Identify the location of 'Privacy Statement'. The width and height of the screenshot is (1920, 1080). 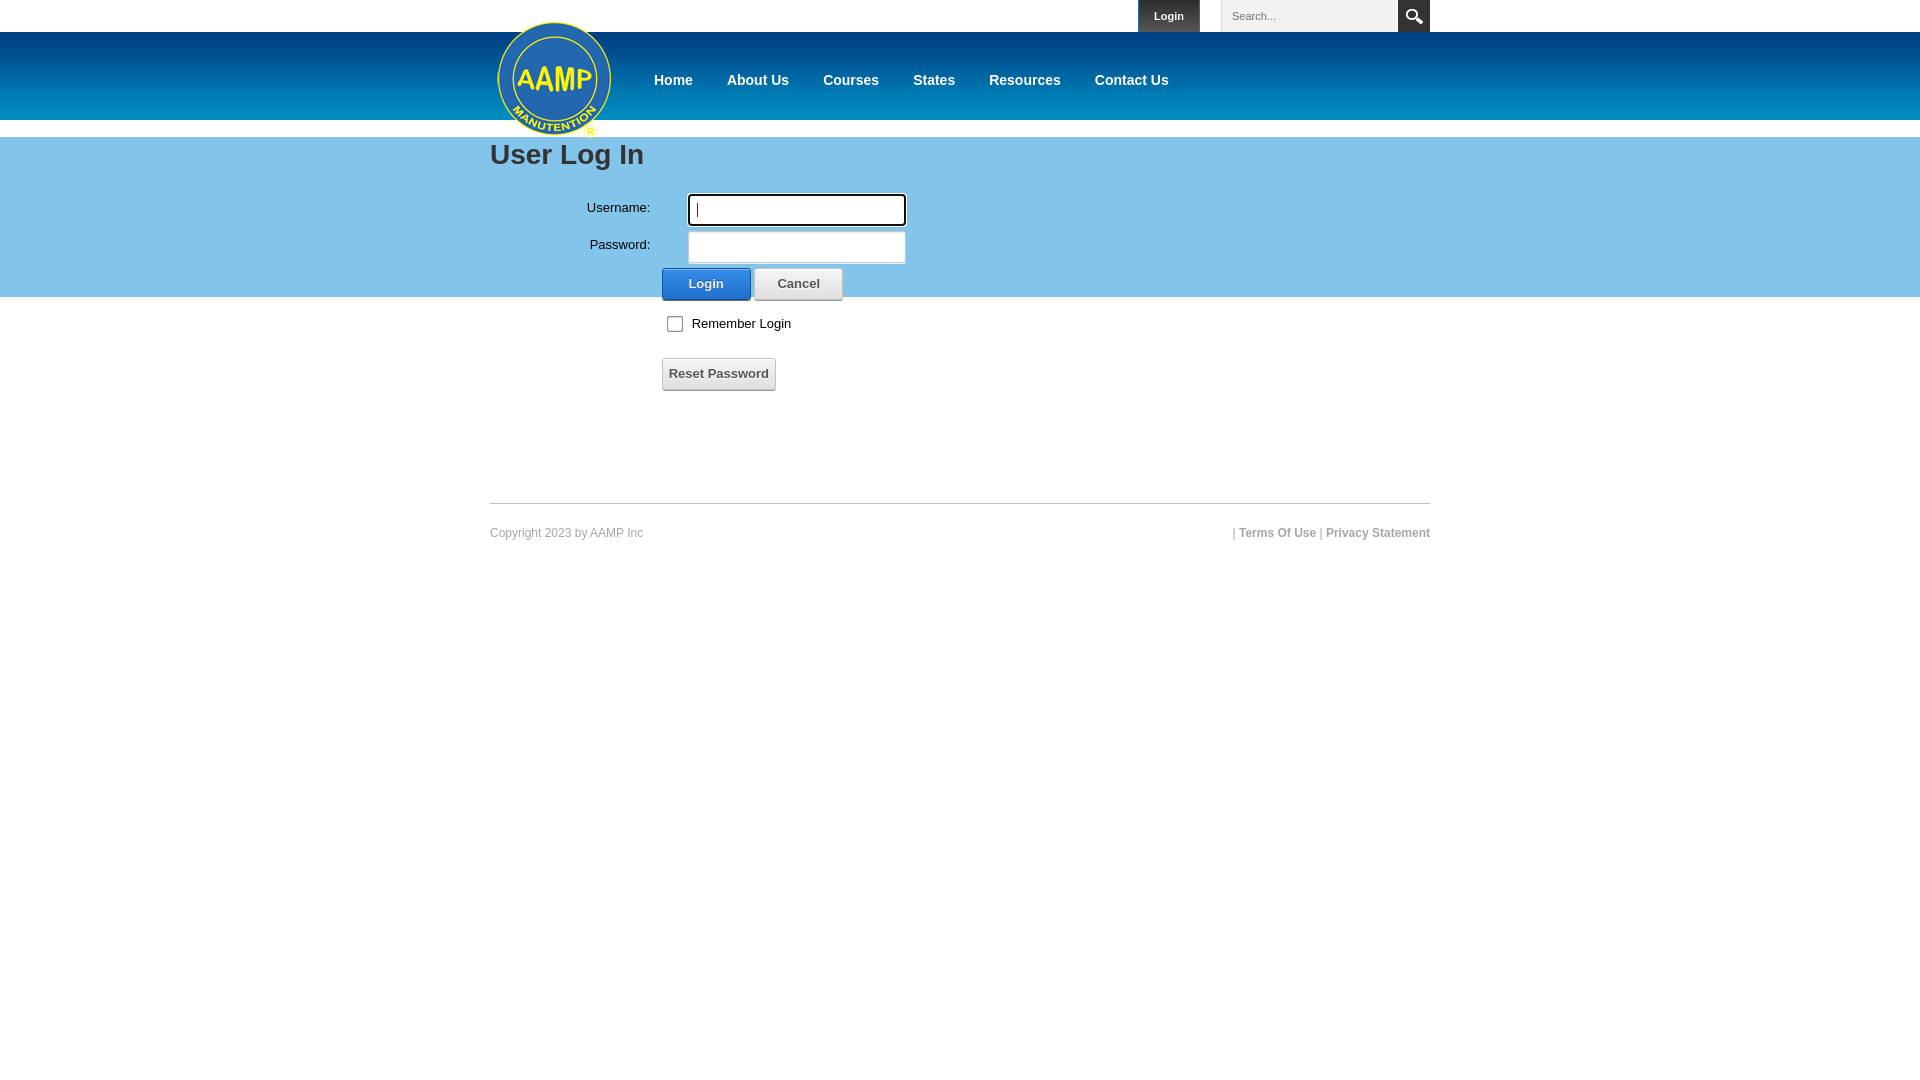
(1376, 531).